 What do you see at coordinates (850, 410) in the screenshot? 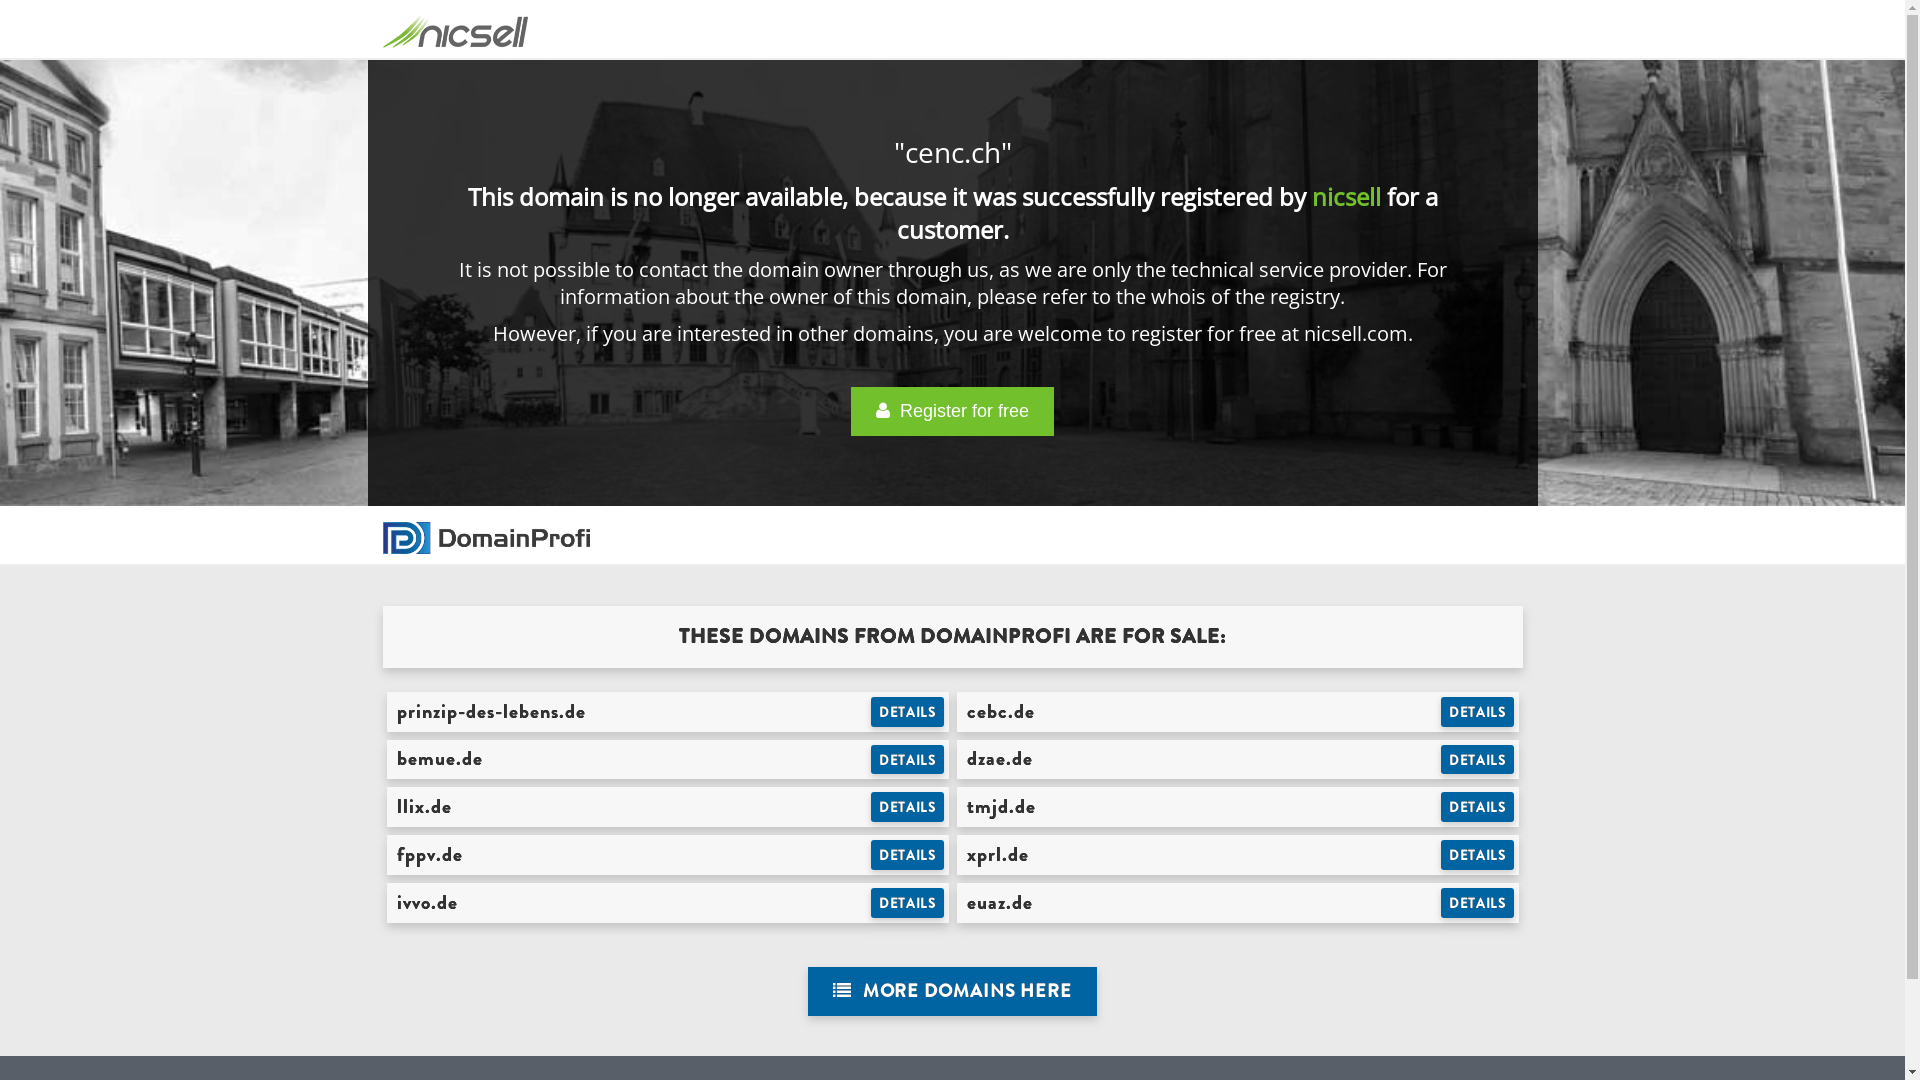
I see `'  Register for free'` at bounding box center [850, 410].